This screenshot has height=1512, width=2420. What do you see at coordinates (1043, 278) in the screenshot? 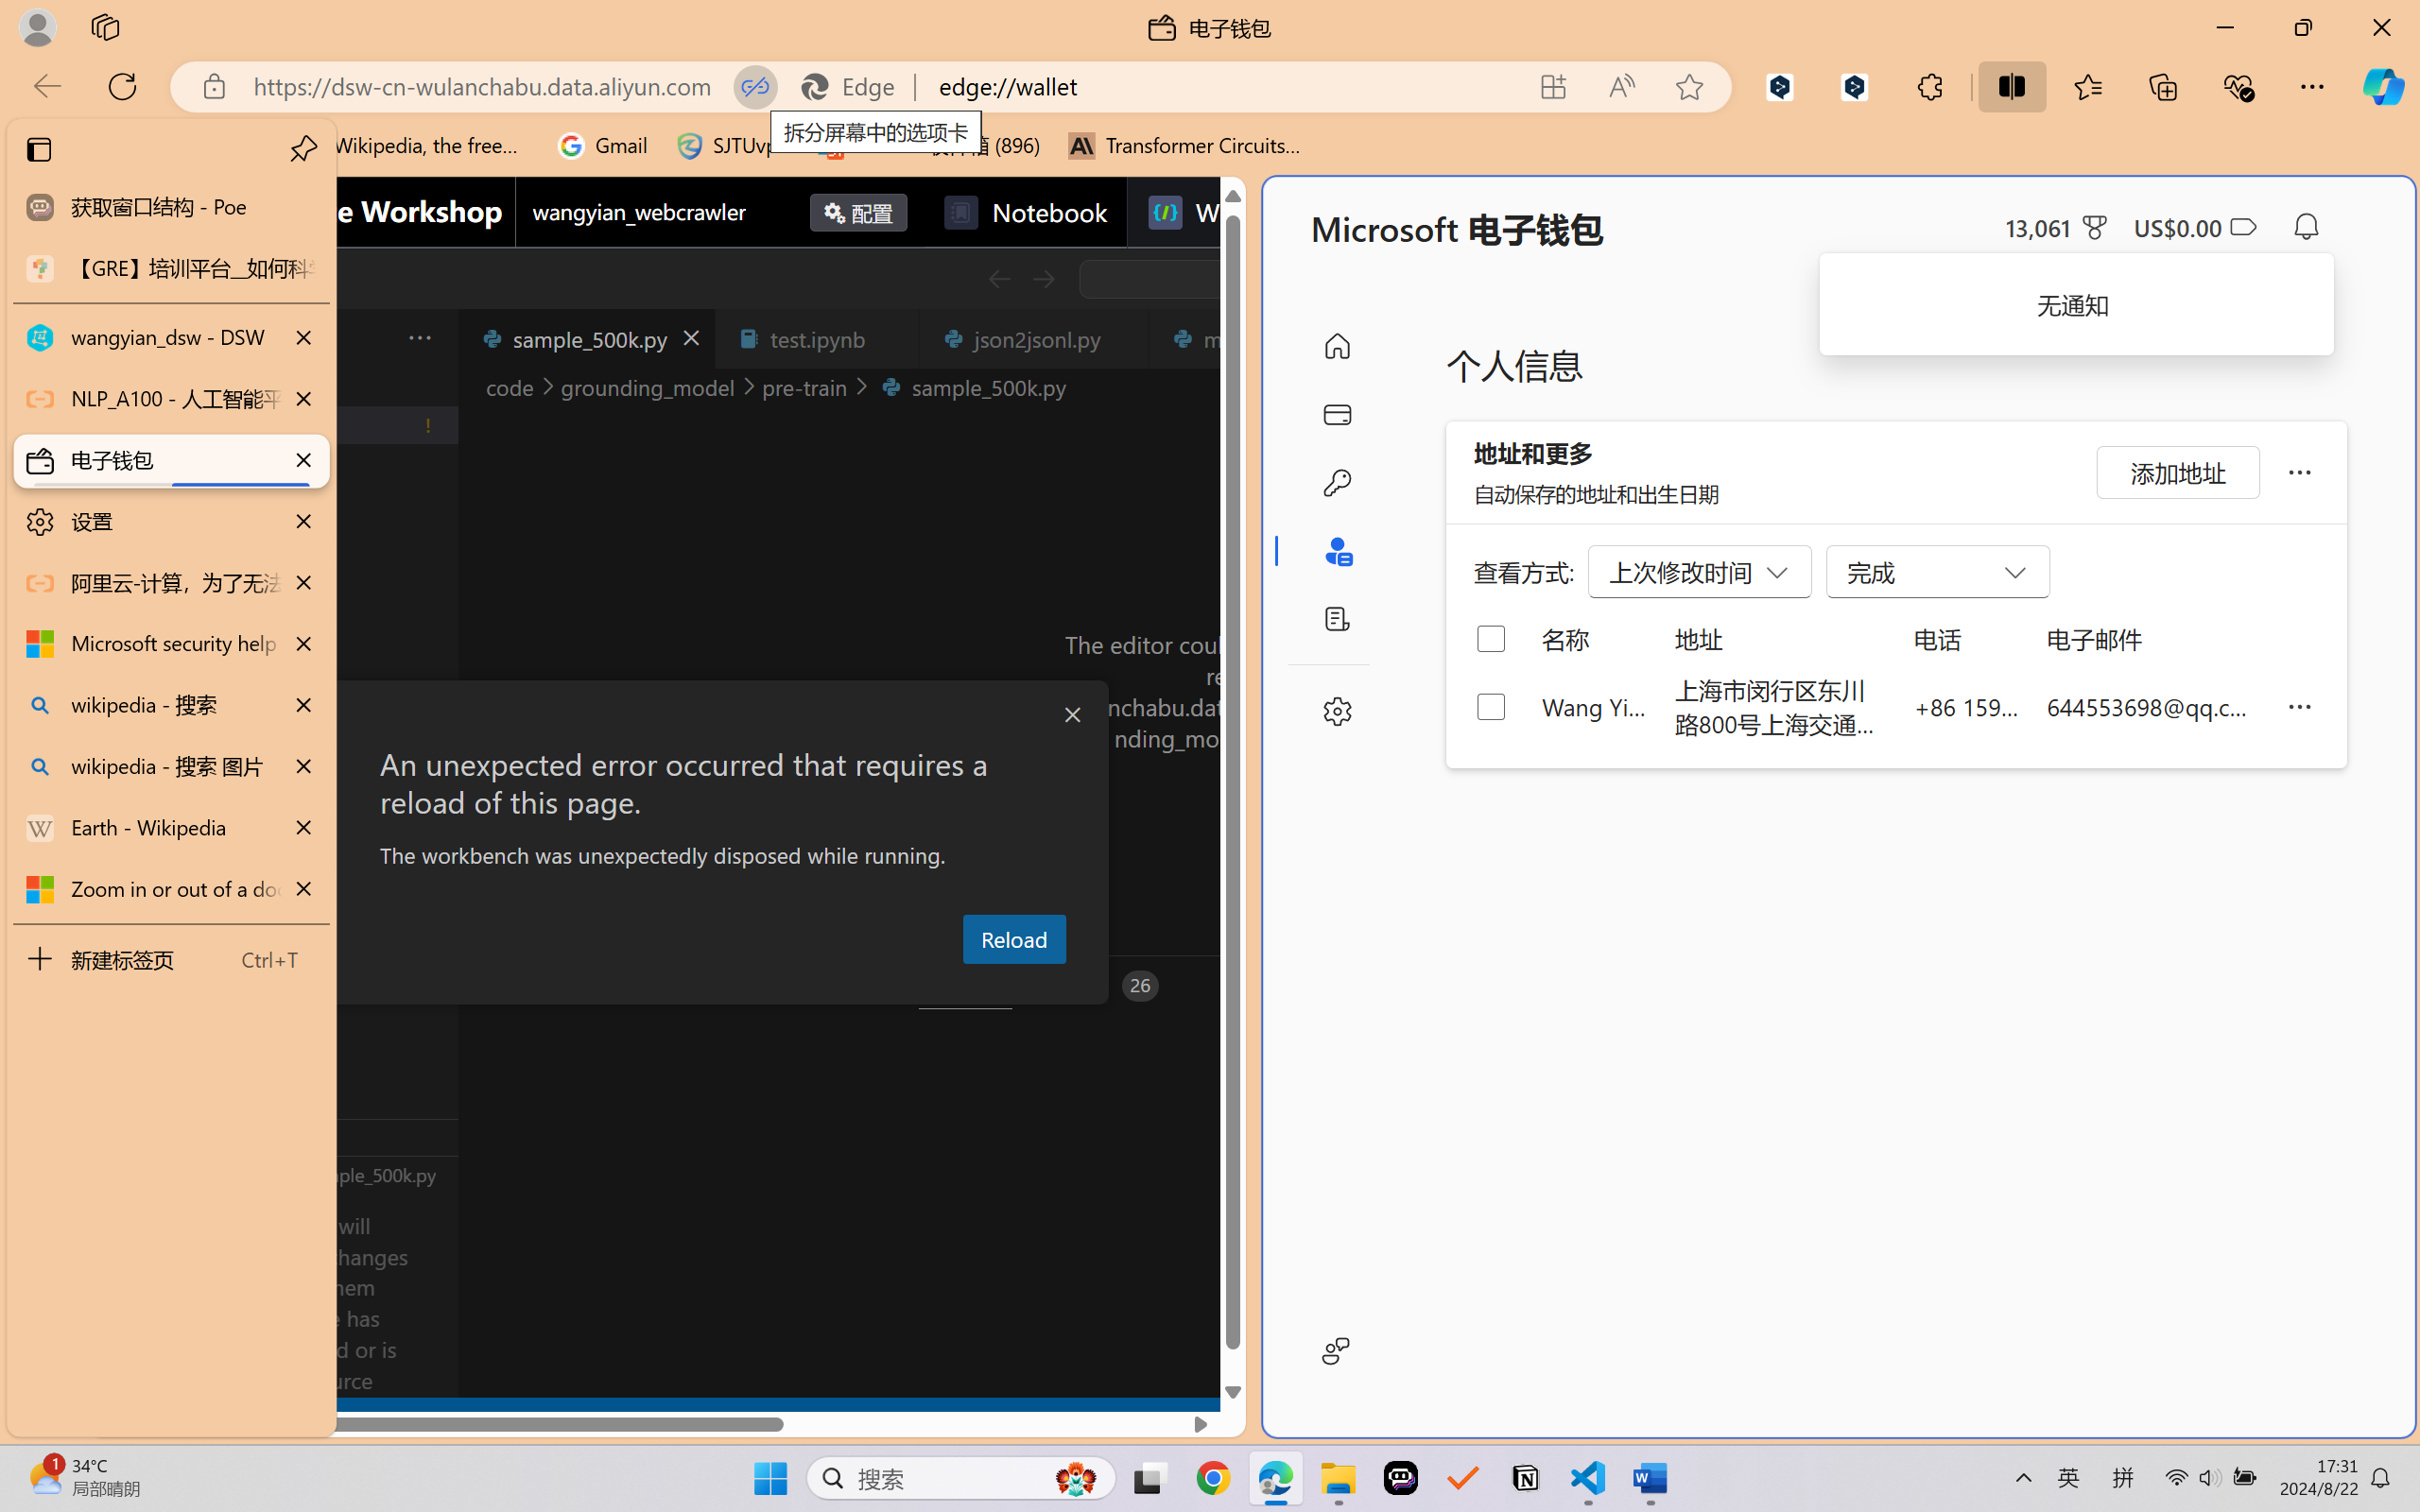
I see `'Go Forward (Alt+RightArrow)'` at bounding box center [1043, 278].